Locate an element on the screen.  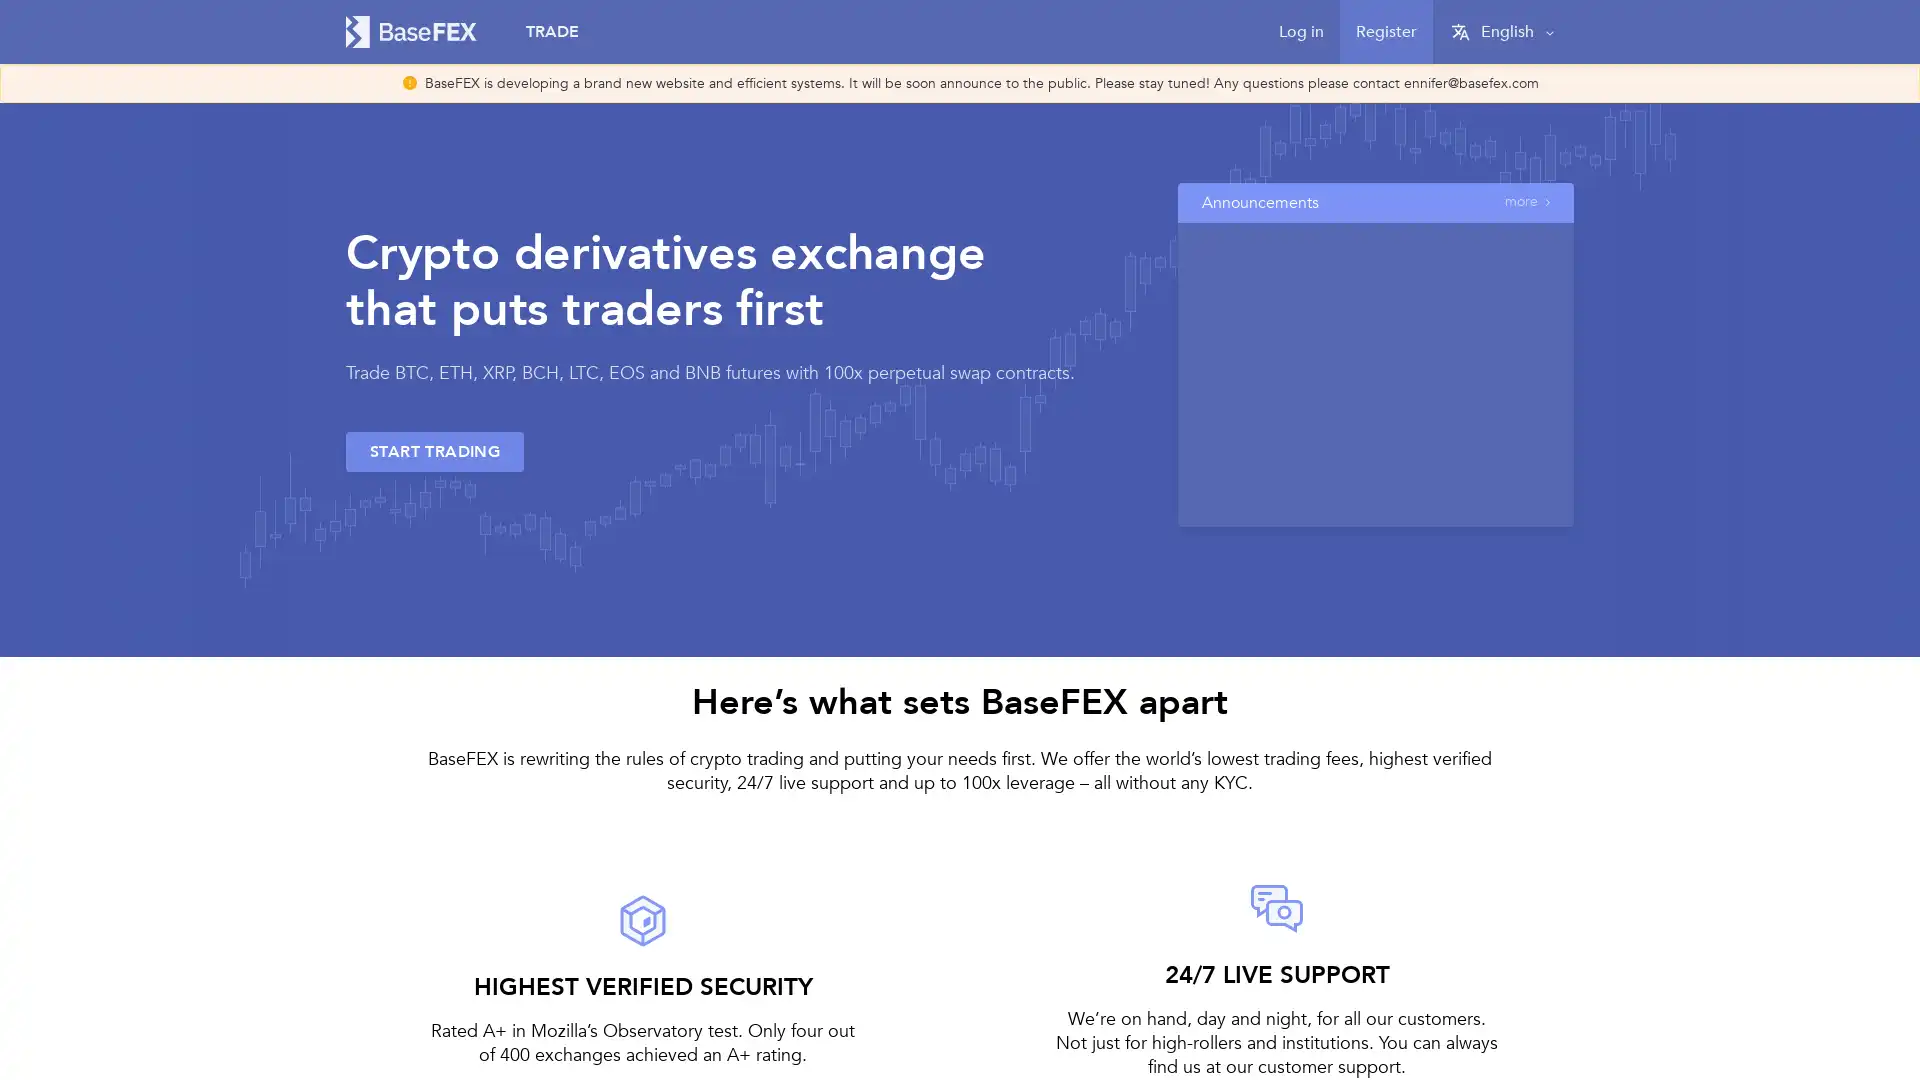
START TRADING is located at coordinates (434, 451).